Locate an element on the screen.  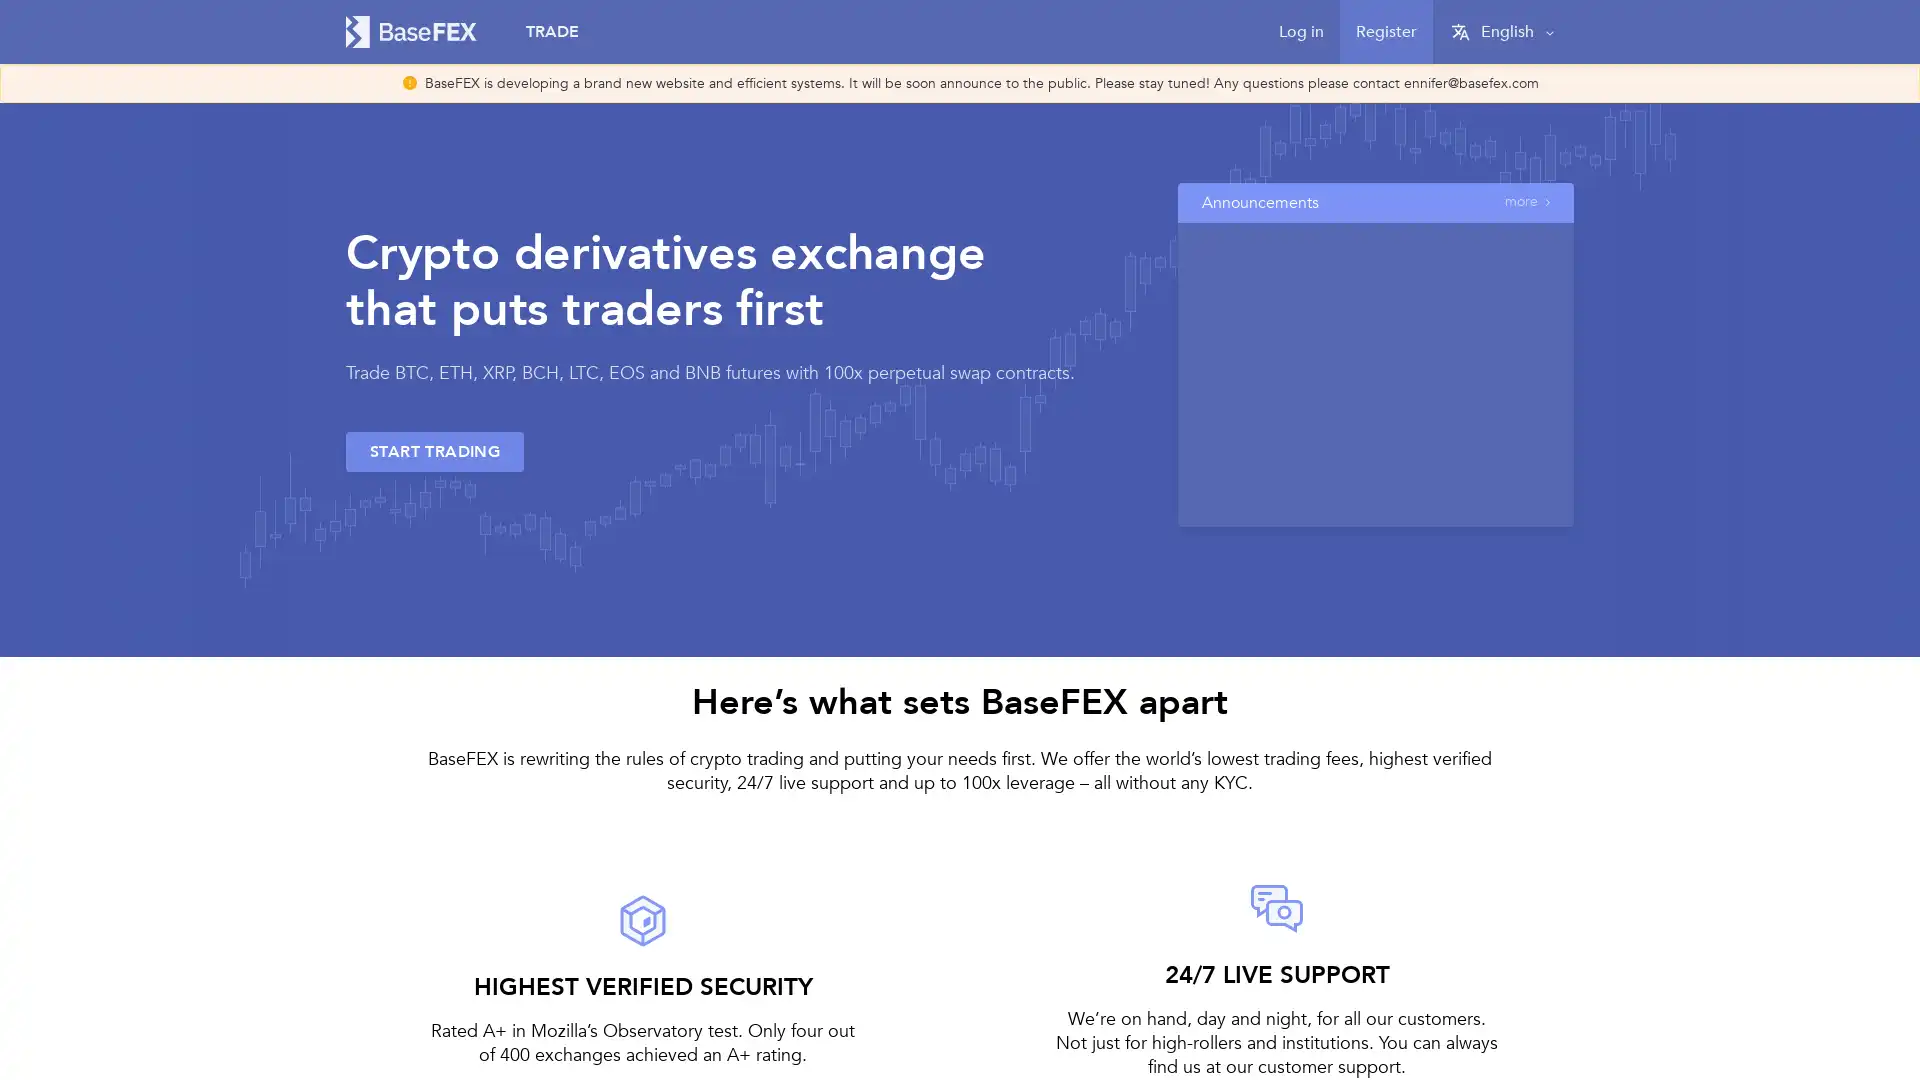
START TRADING is located at coordinates (434, 451).